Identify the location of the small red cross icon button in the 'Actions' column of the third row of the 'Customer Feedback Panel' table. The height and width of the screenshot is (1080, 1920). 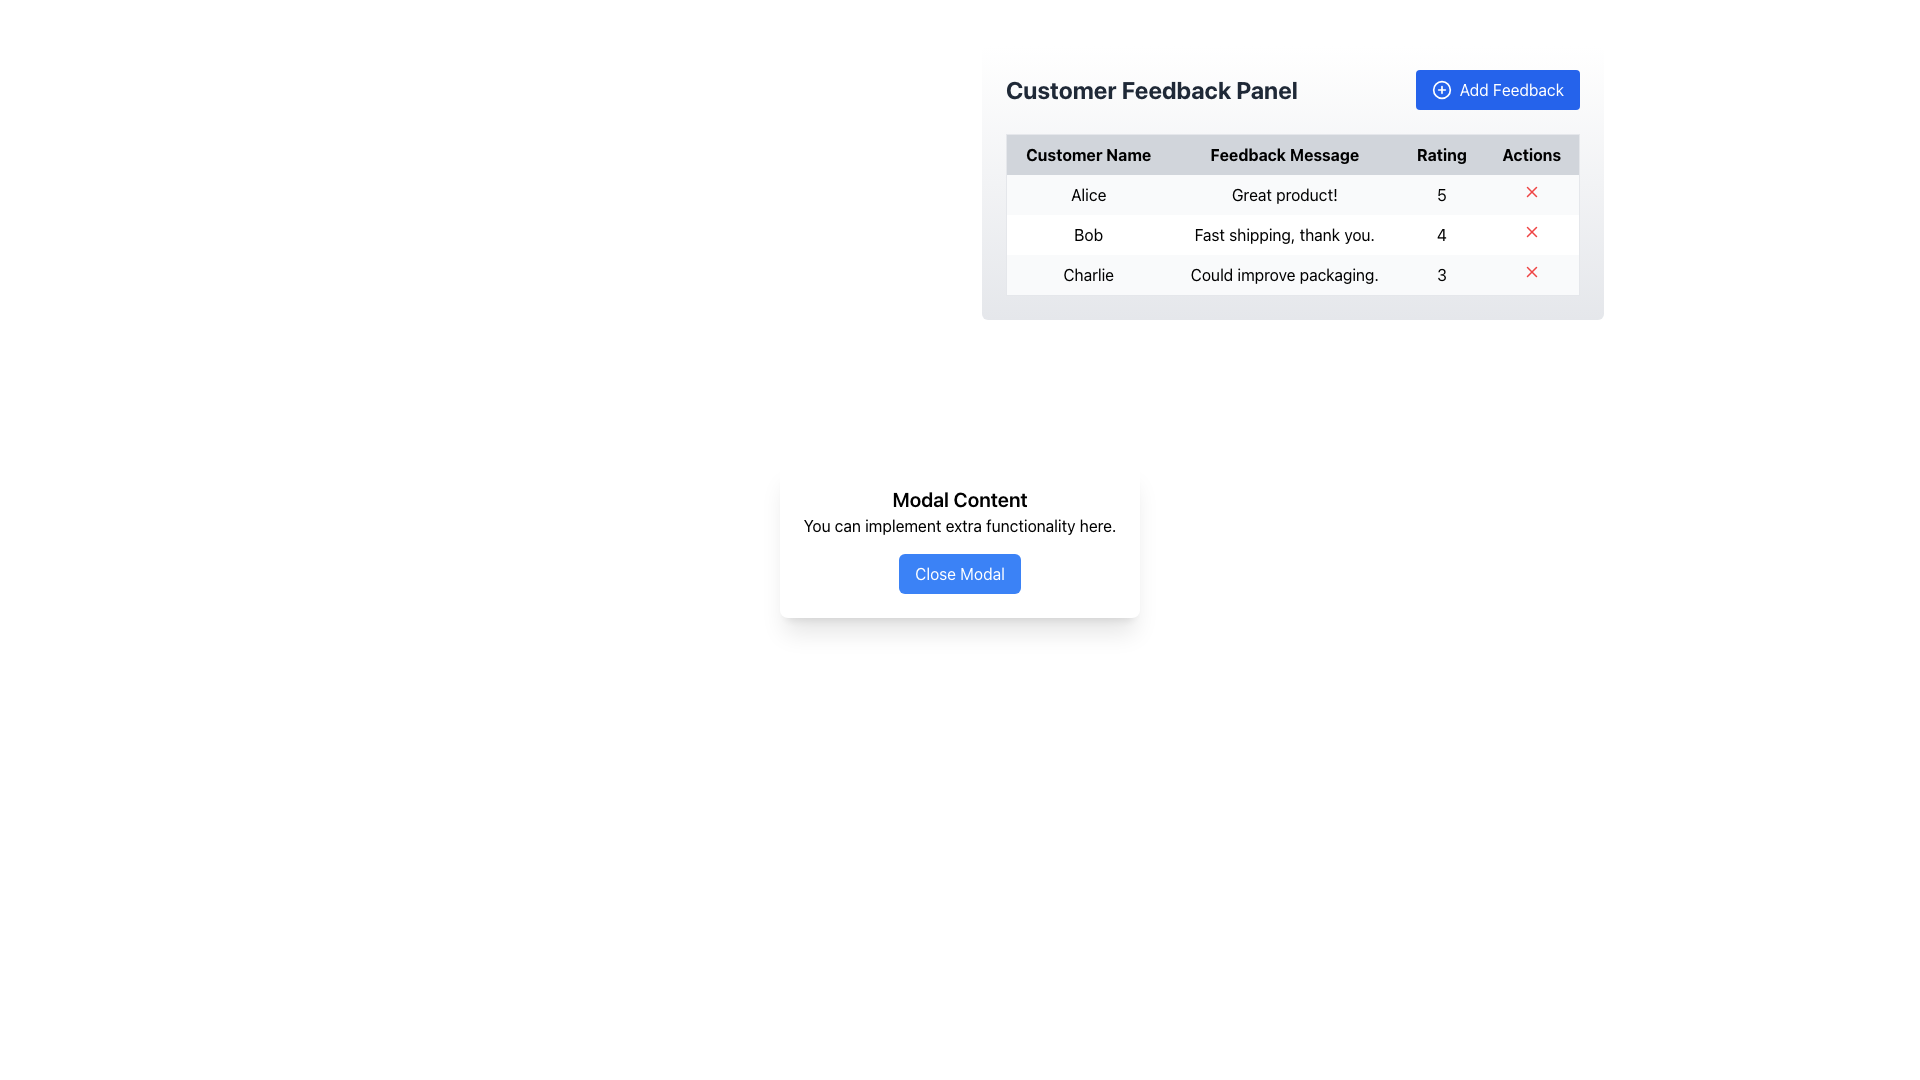
(1530, 272).